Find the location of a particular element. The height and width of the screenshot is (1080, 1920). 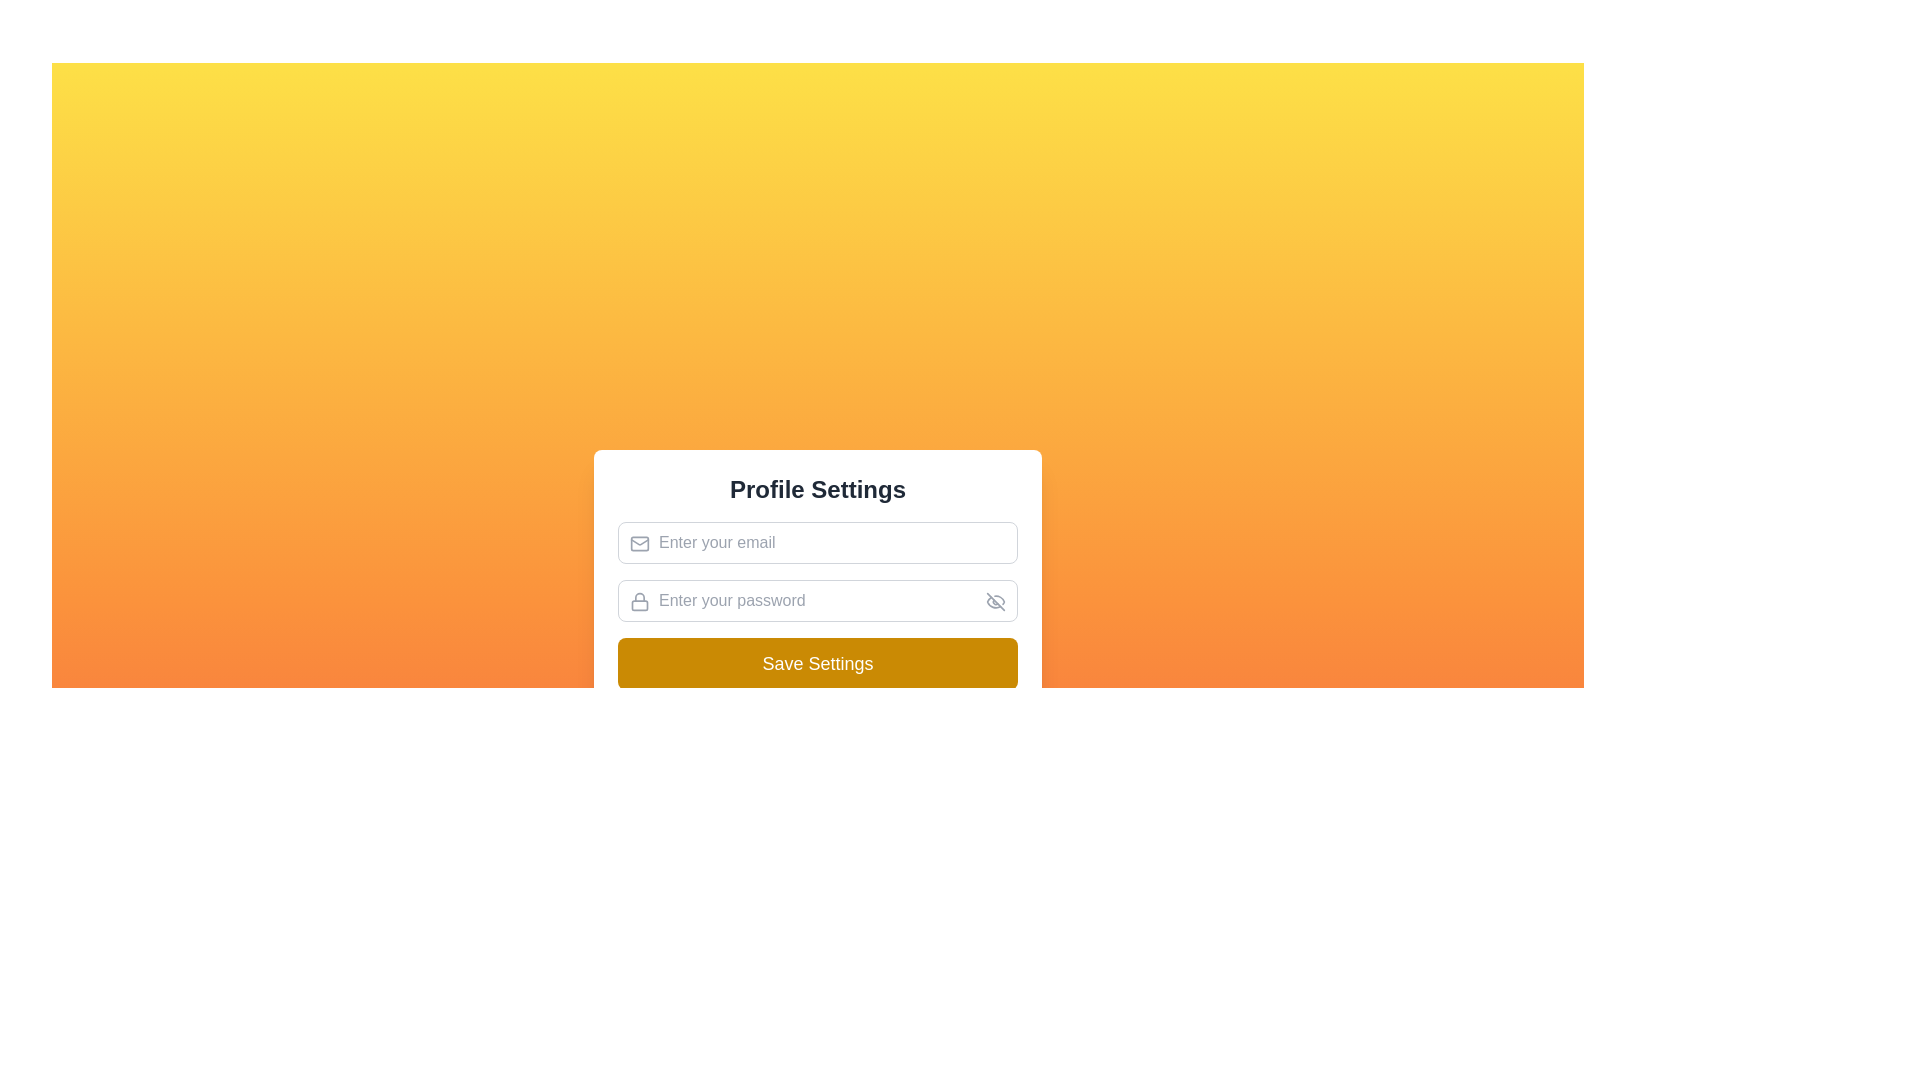

the email icon located within the 'Enter your email' input field at the top of the settings panel is located at coordinates (638, 543).